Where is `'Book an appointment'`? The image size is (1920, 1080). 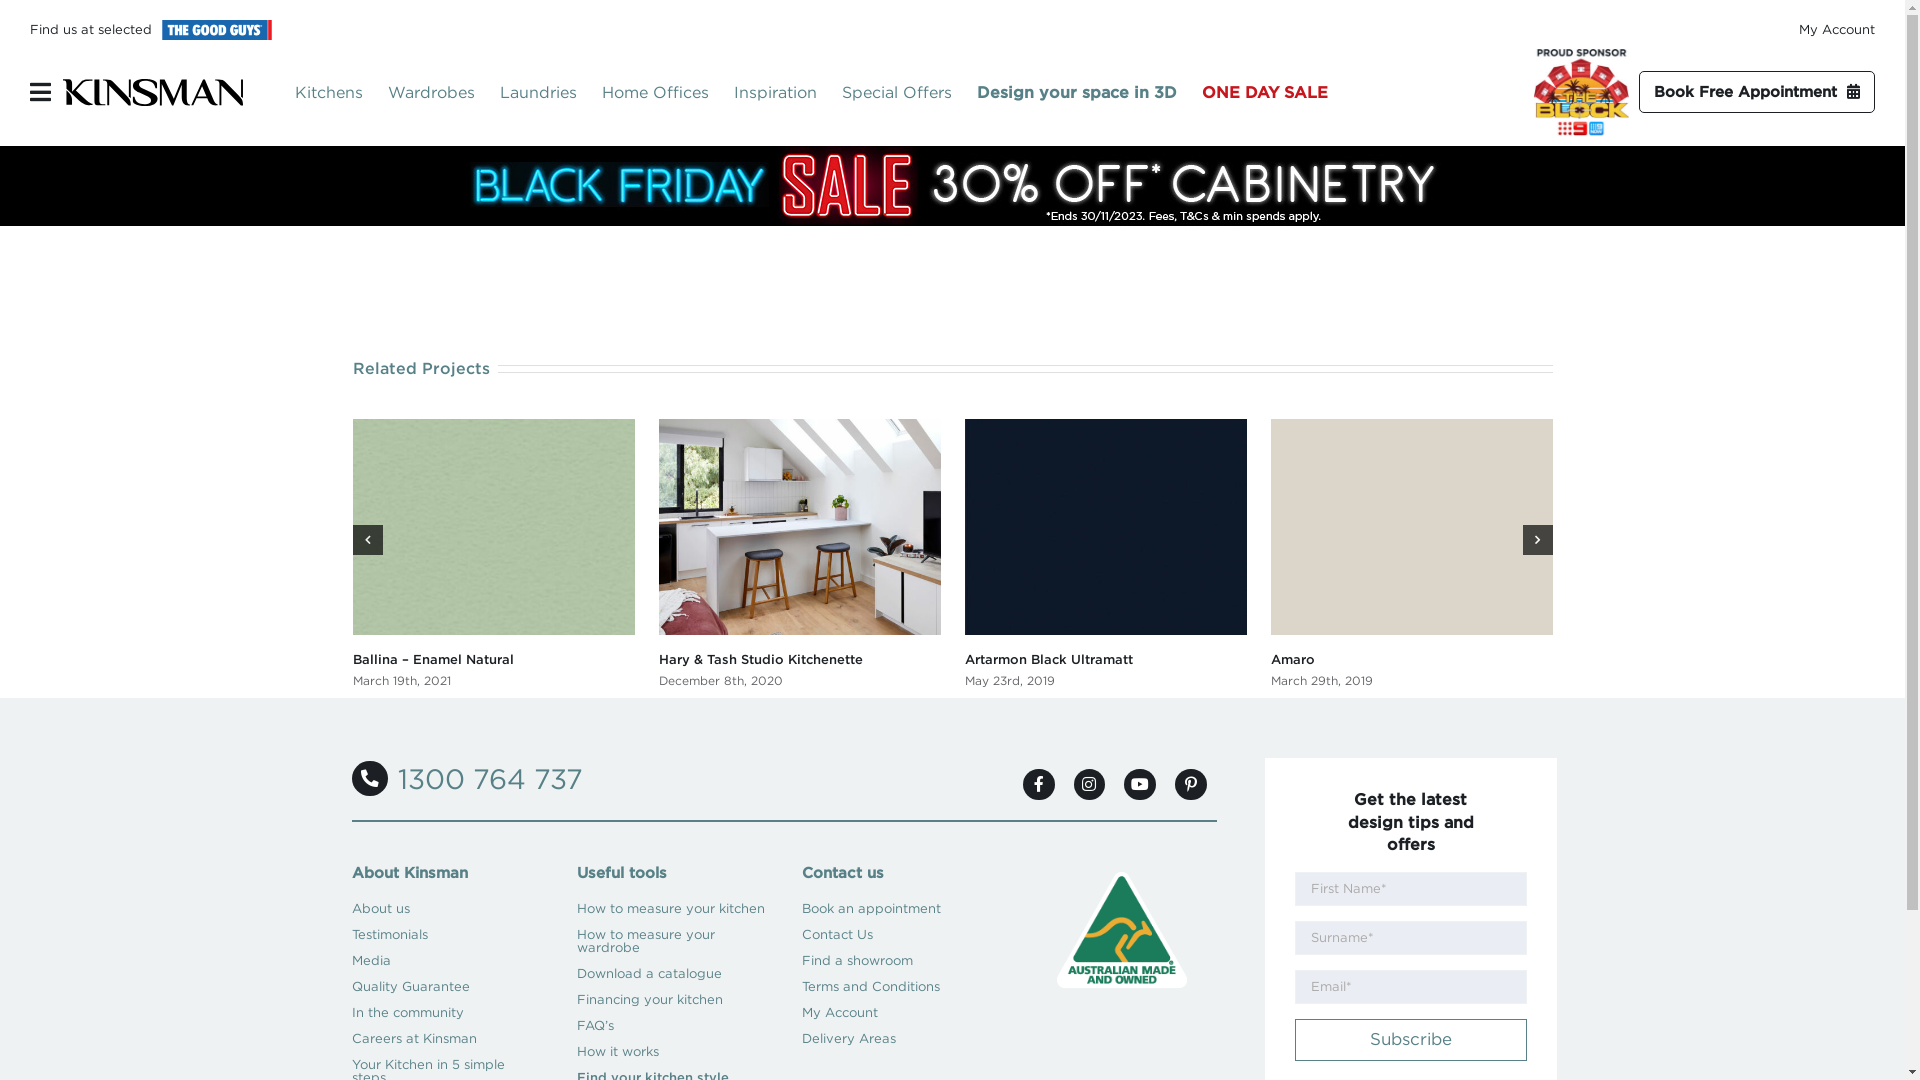
'Book an appointment' is located at coordinates (895, 909).